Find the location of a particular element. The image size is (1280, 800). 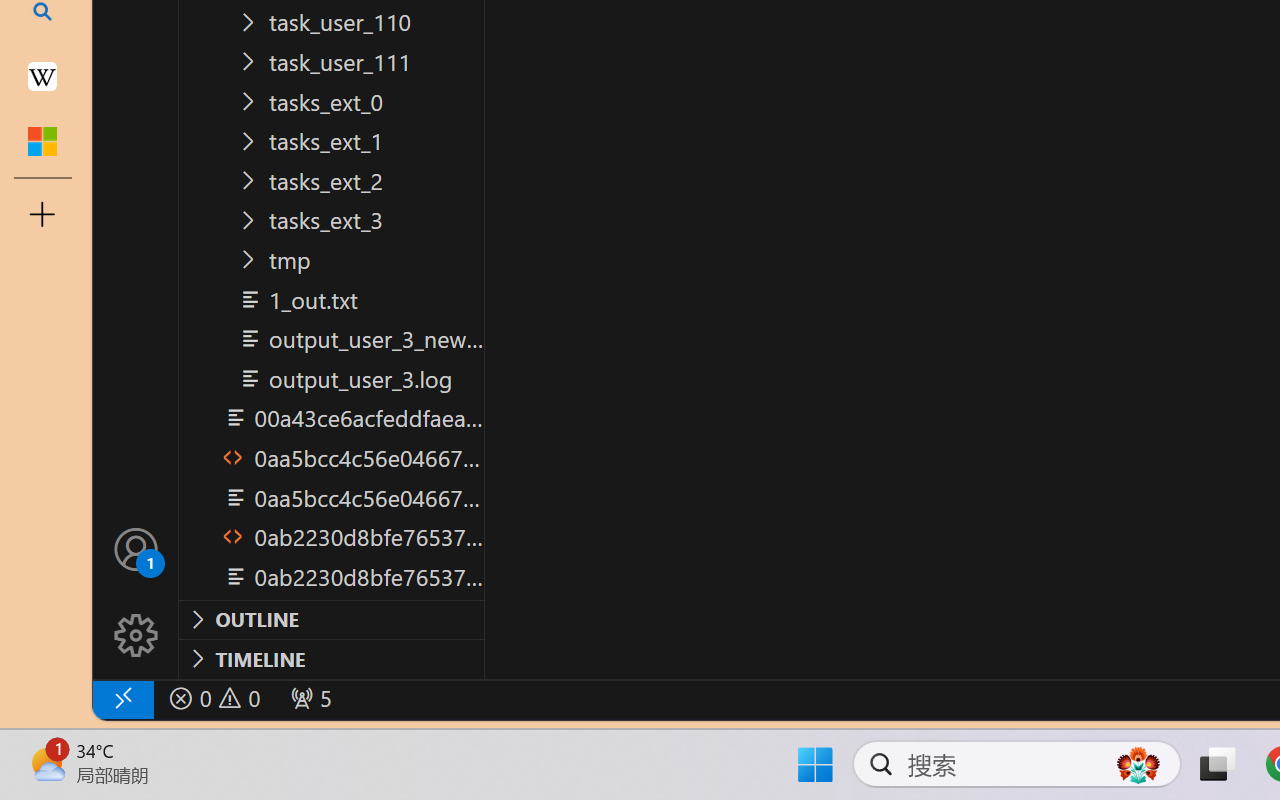

'Timeline Section' is located at coordinates (331, 657).